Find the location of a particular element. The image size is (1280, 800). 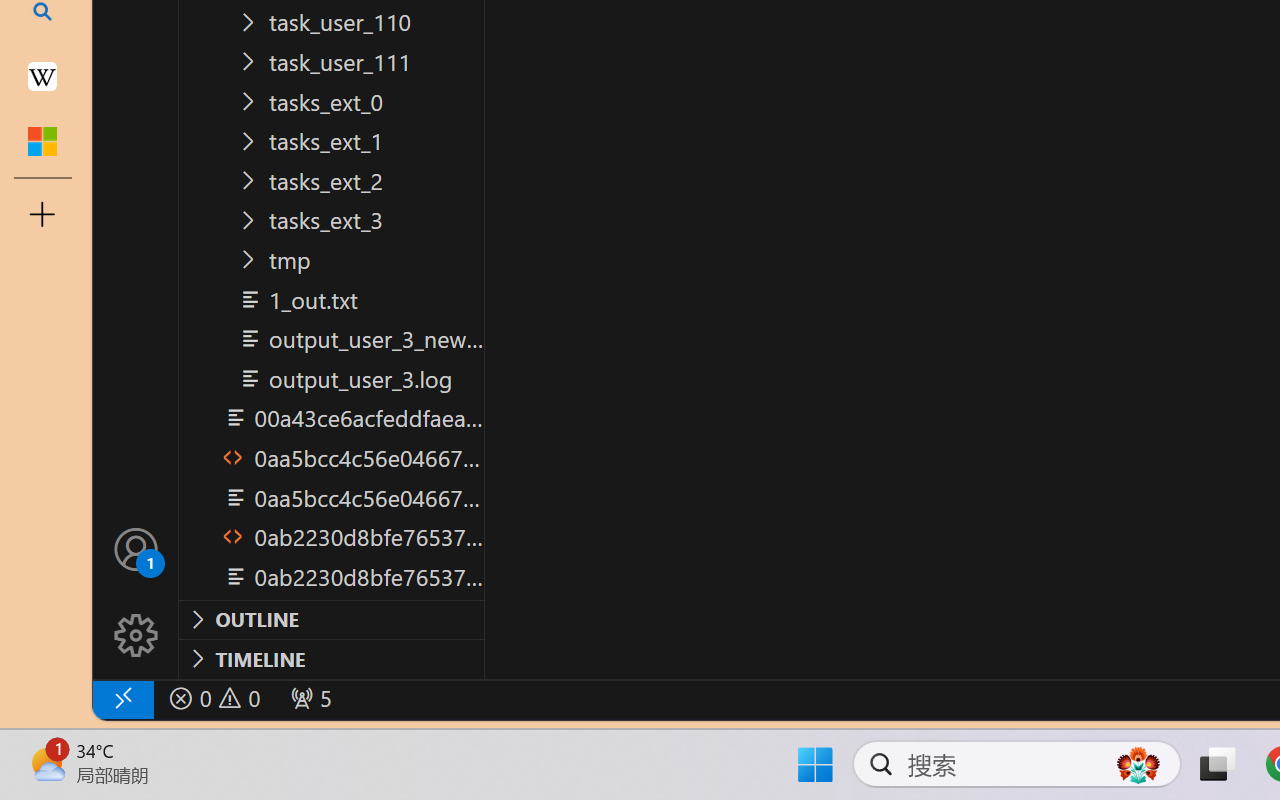

'Timeline Section' is located at coordinates (331, 657).